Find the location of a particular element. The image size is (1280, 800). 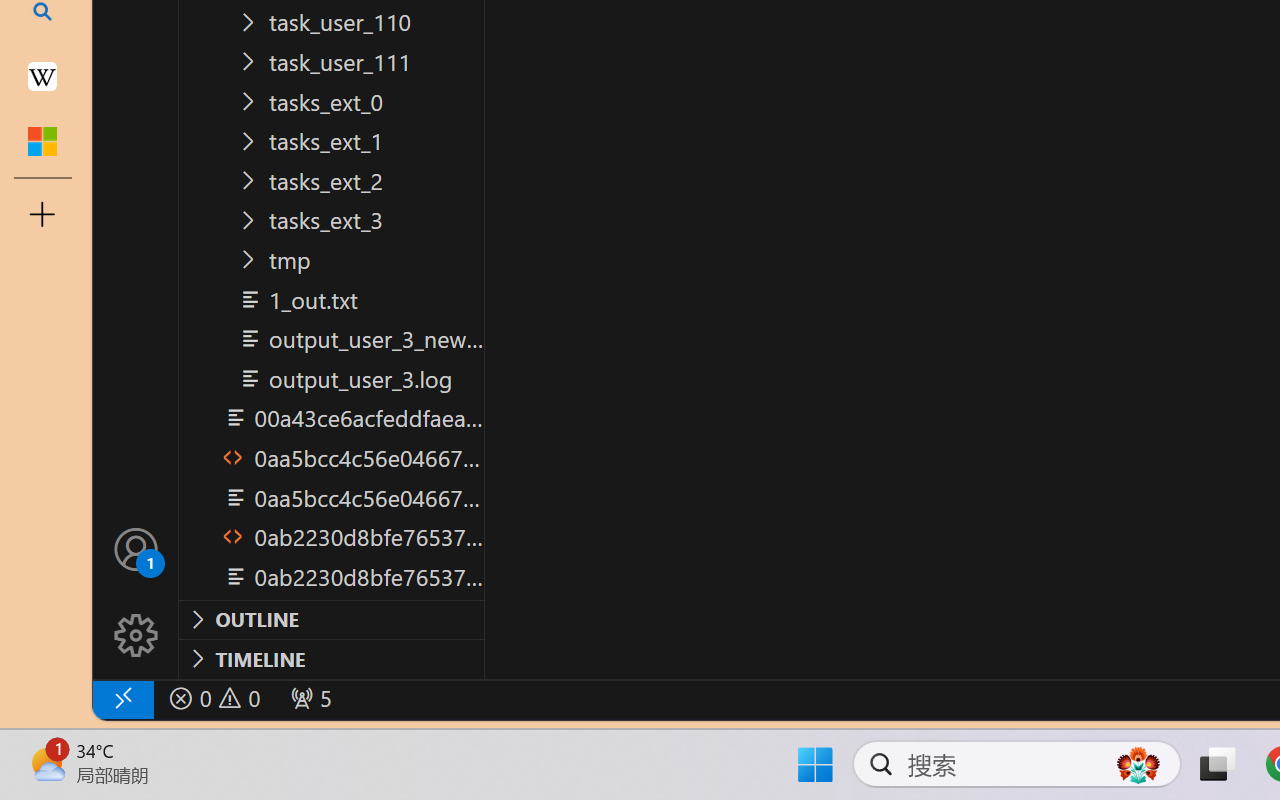

'Timeline Section' is located at coordinates (331, 657).